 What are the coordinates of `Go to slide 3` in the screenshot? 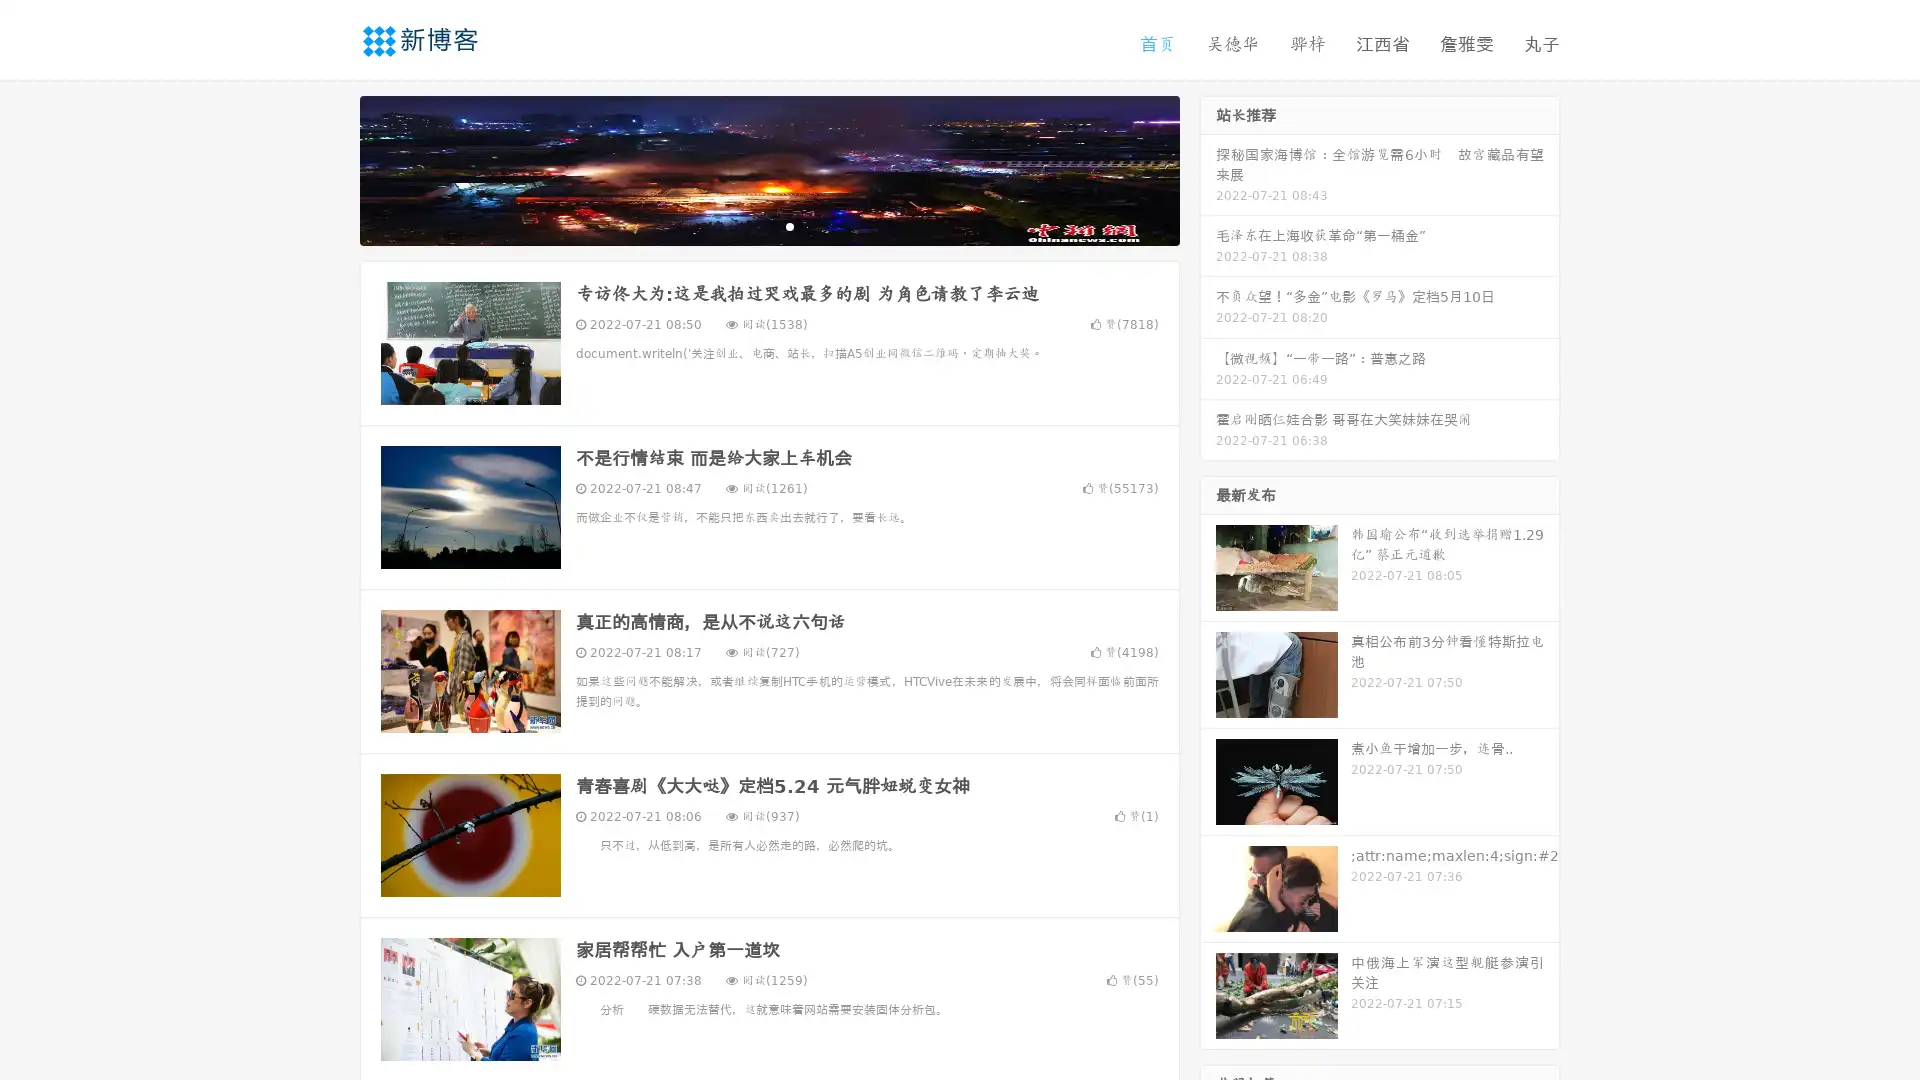 It's located at (789, 225).